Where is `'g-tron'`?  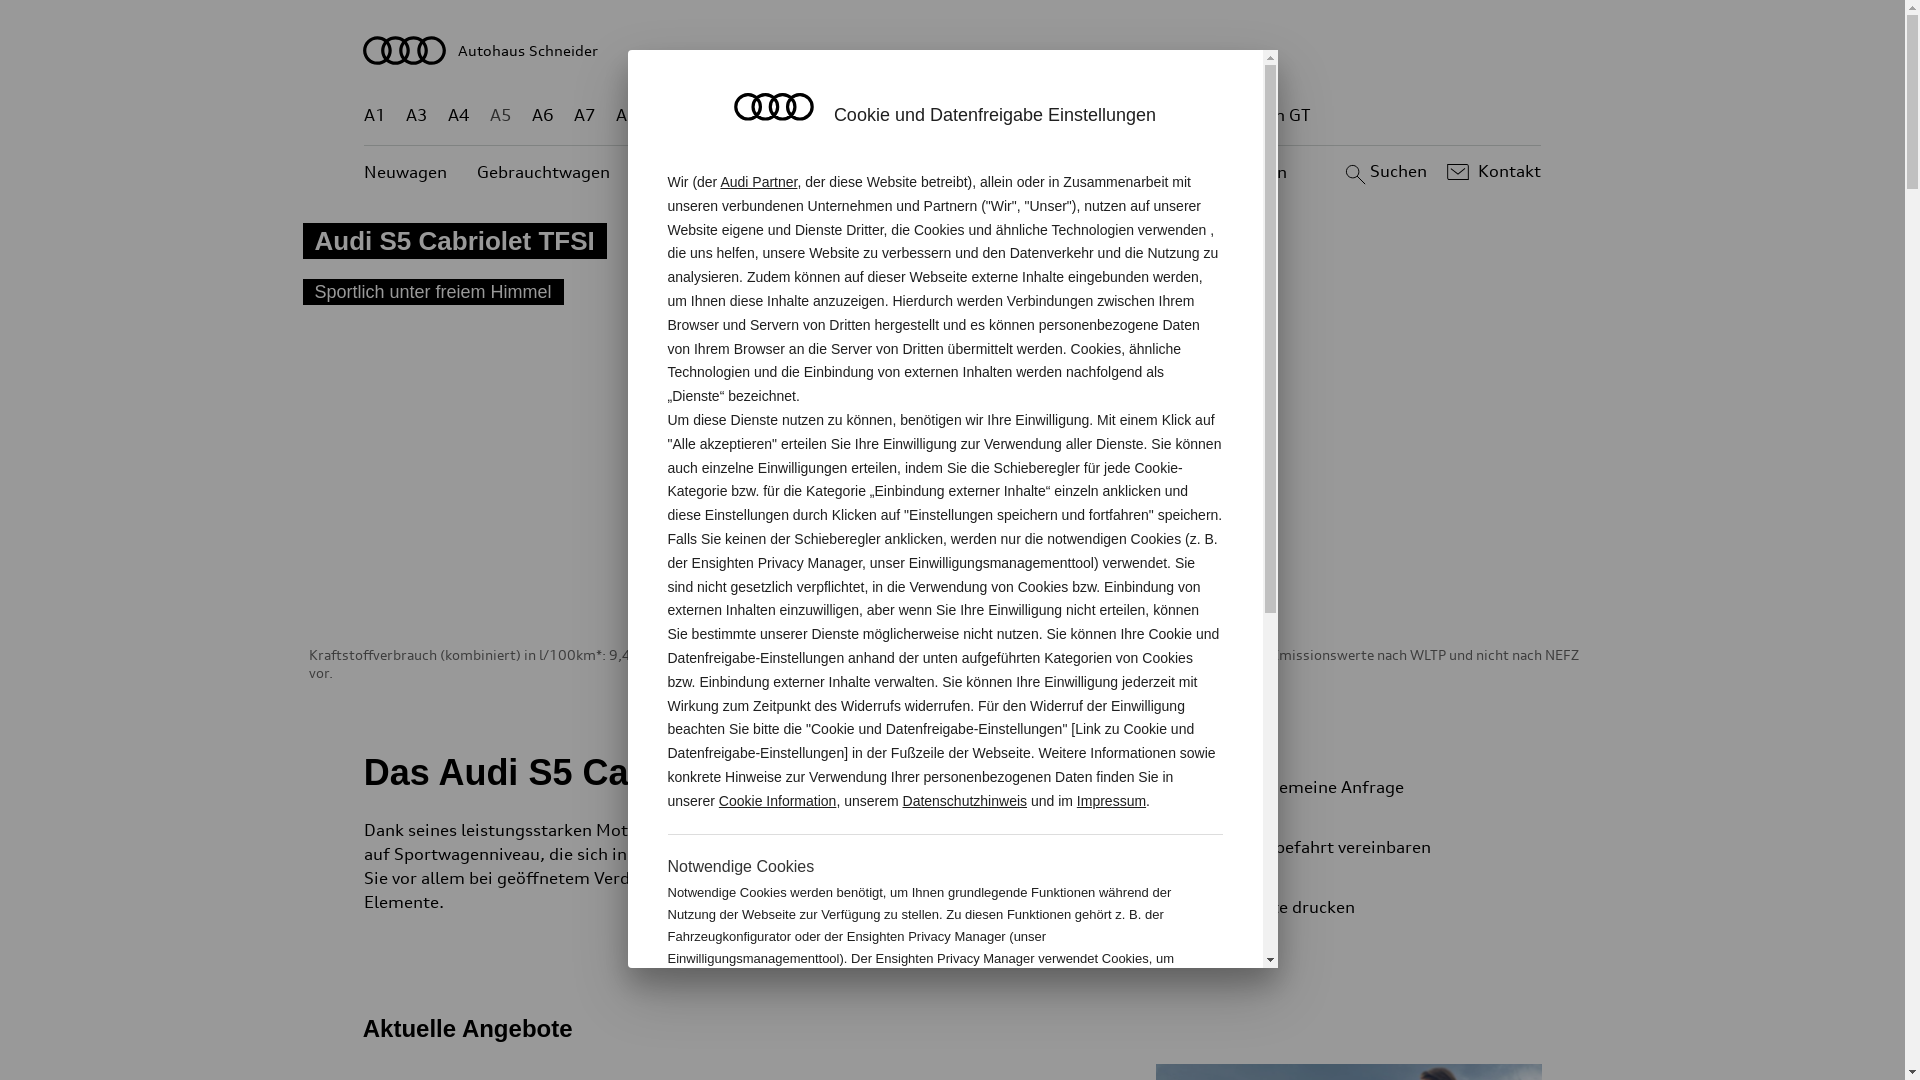
'g-tron' is located at coordinates (1190, 115).